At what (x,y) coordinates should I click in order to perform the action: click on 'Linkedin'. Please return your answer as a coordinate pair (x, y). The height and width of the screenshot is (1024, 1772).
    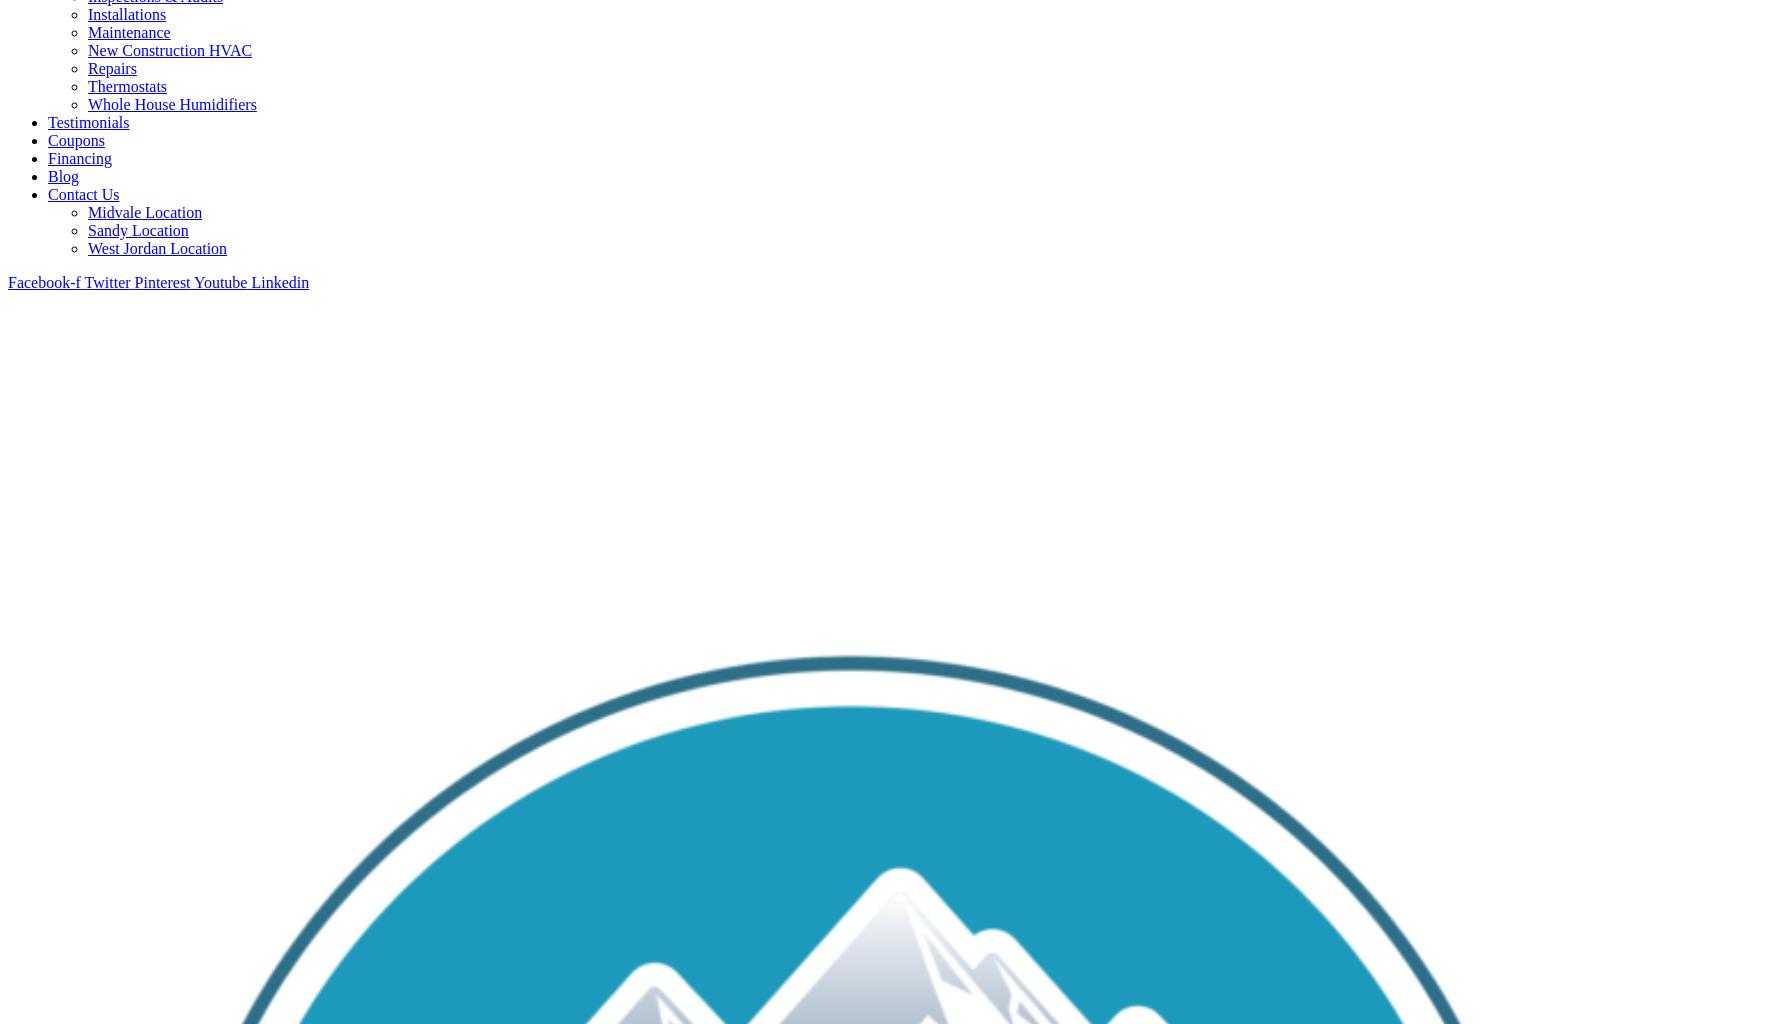
    Looking at the image, I should click on (249, 281).